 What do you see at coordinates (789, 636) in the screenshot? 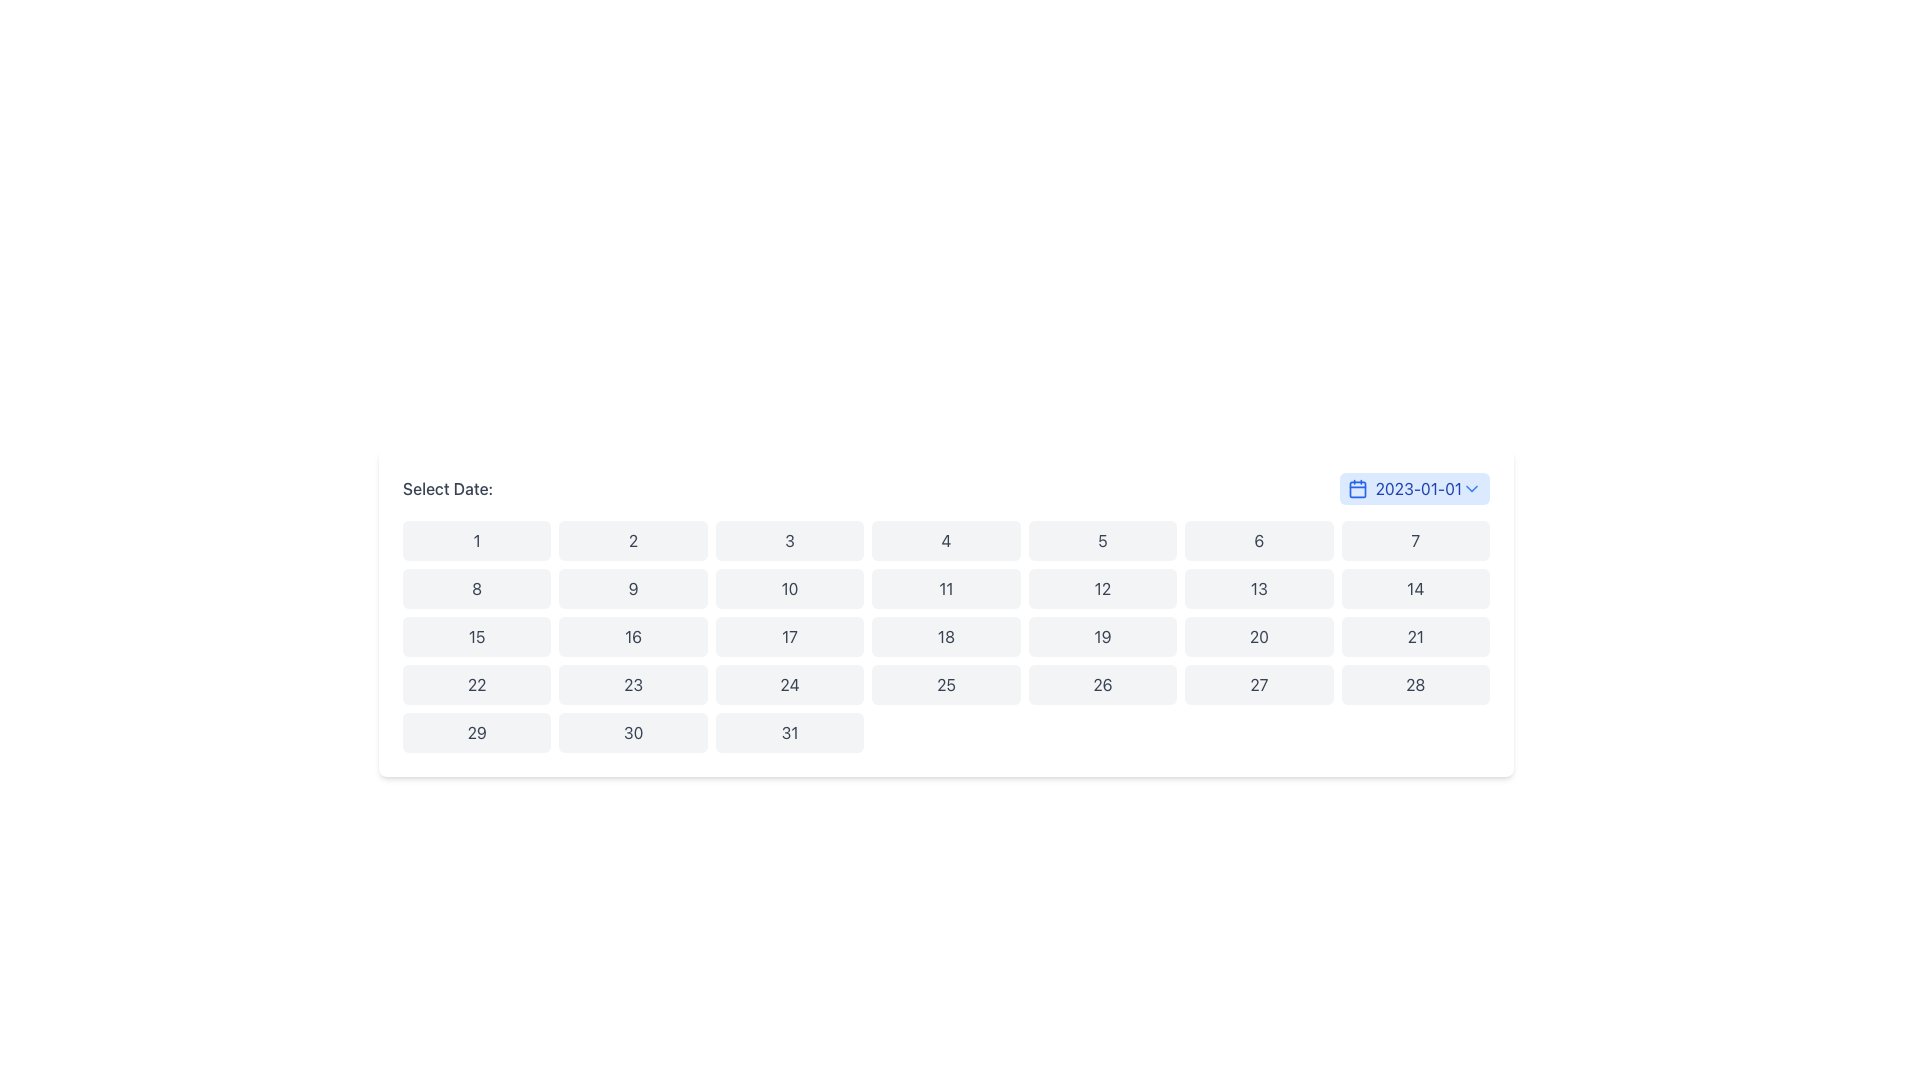
I see `the date selection button representing the date '17' in the calendar interface to change its background color` at bounding box center [789, 636].